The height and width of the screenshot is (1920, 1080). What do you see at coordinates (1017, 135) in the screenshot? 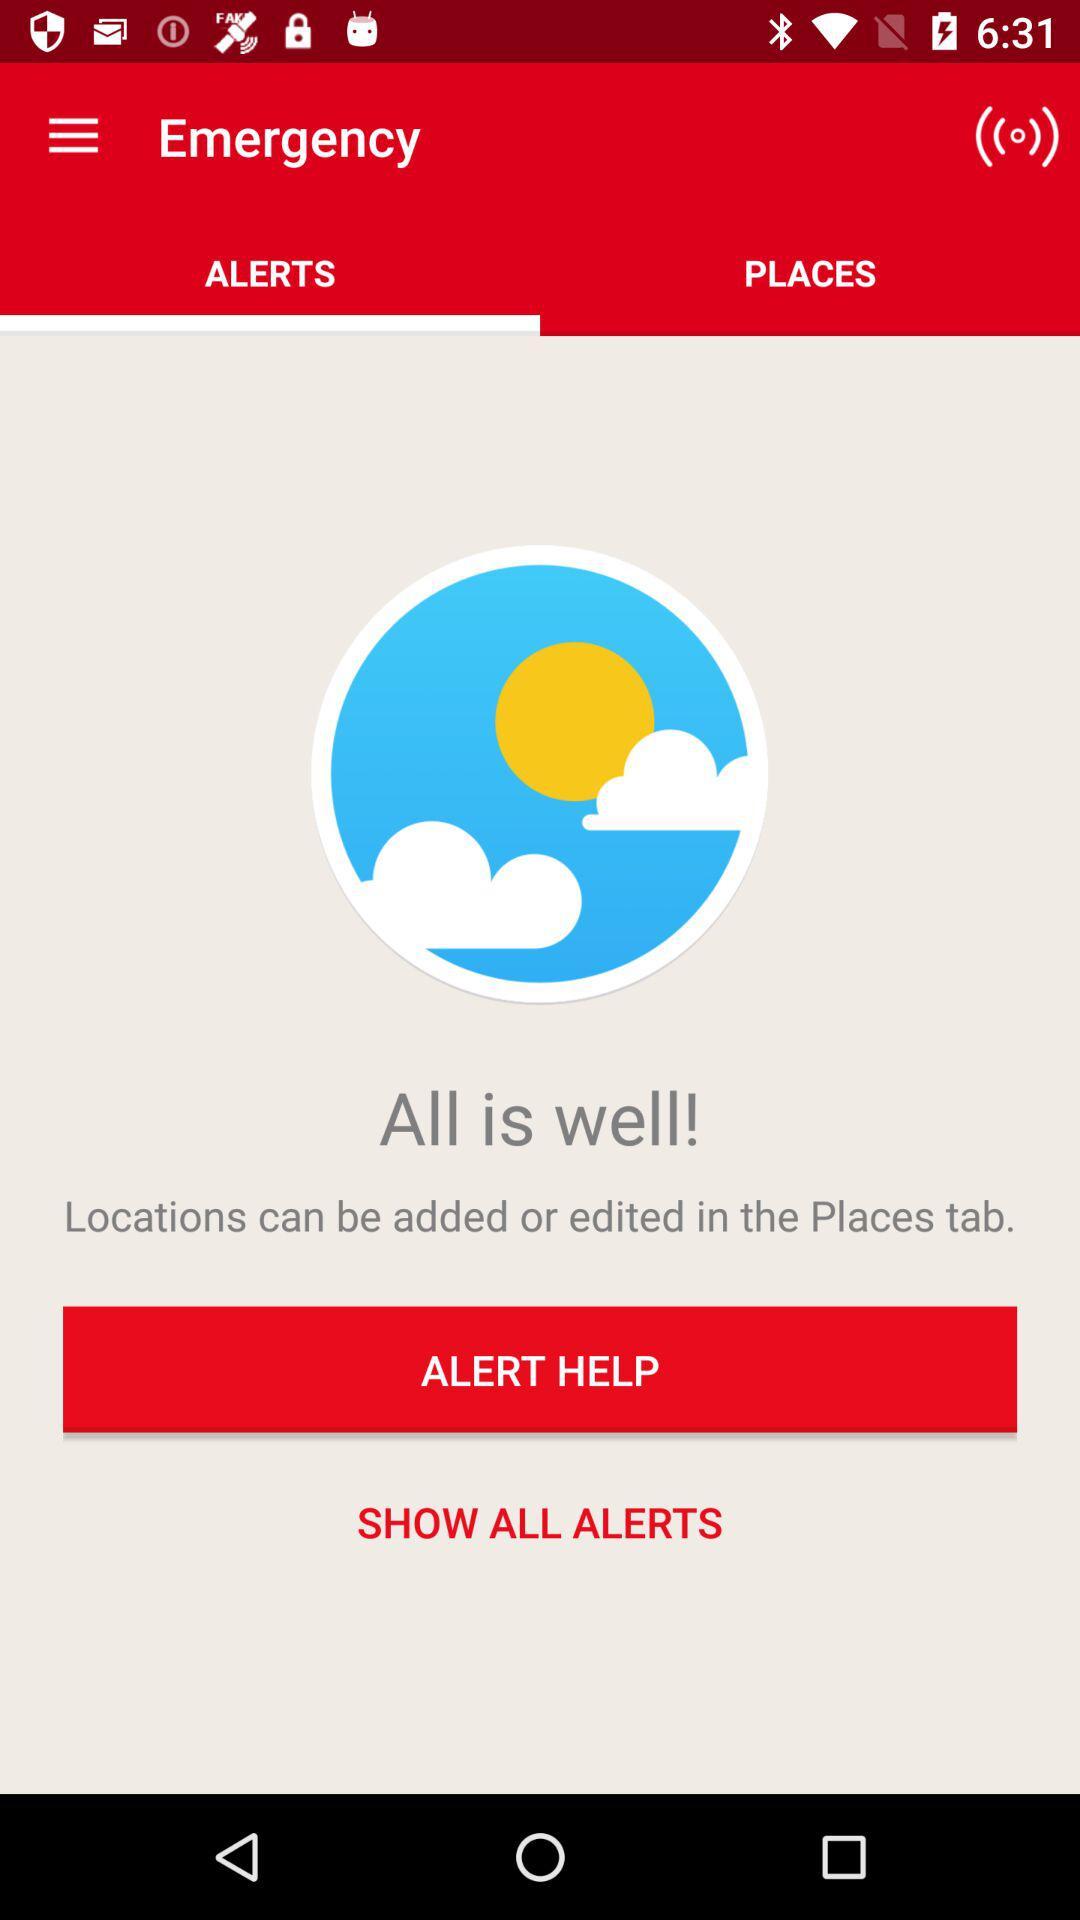
I see `app next to alerts app` at bounding box center [1017, 135].